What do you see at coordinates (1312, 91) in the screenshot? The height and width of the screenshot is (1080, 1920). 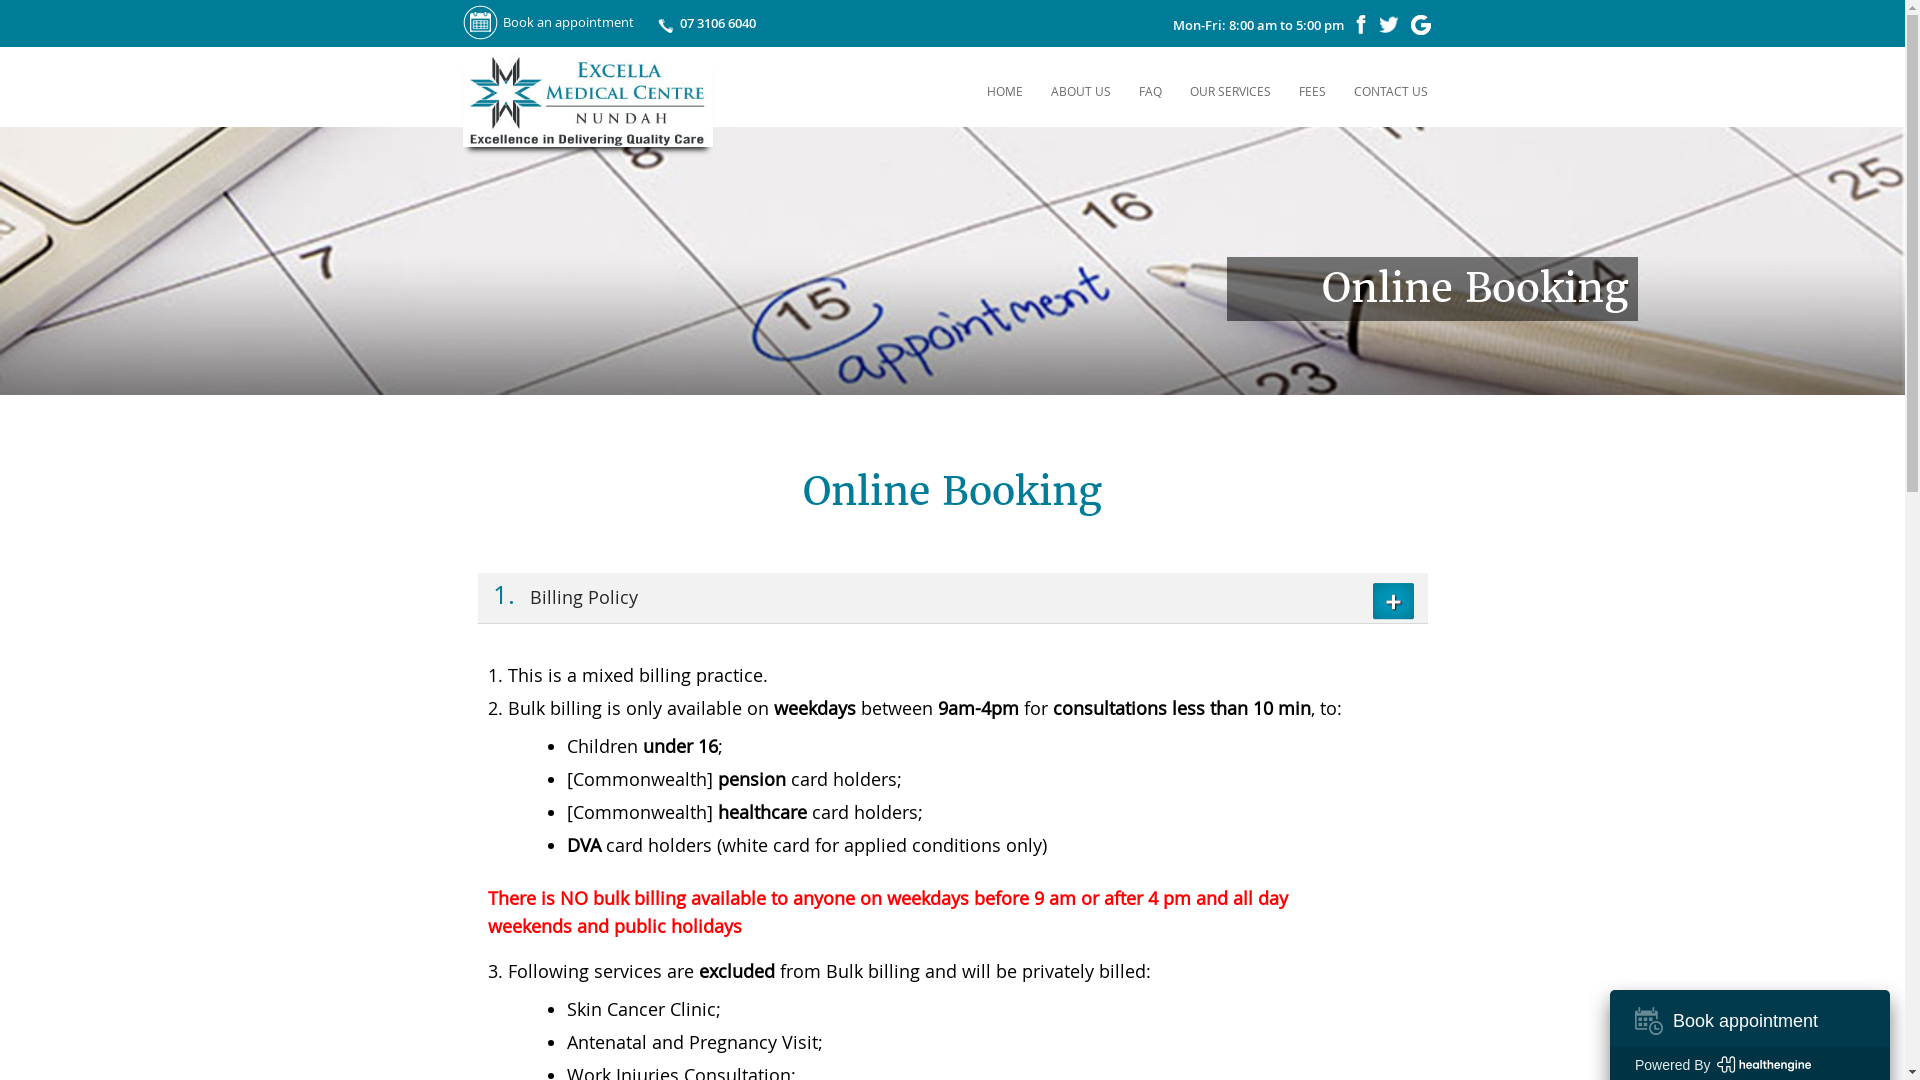 I see `'FEES'` at bounding box center [1312, 91].